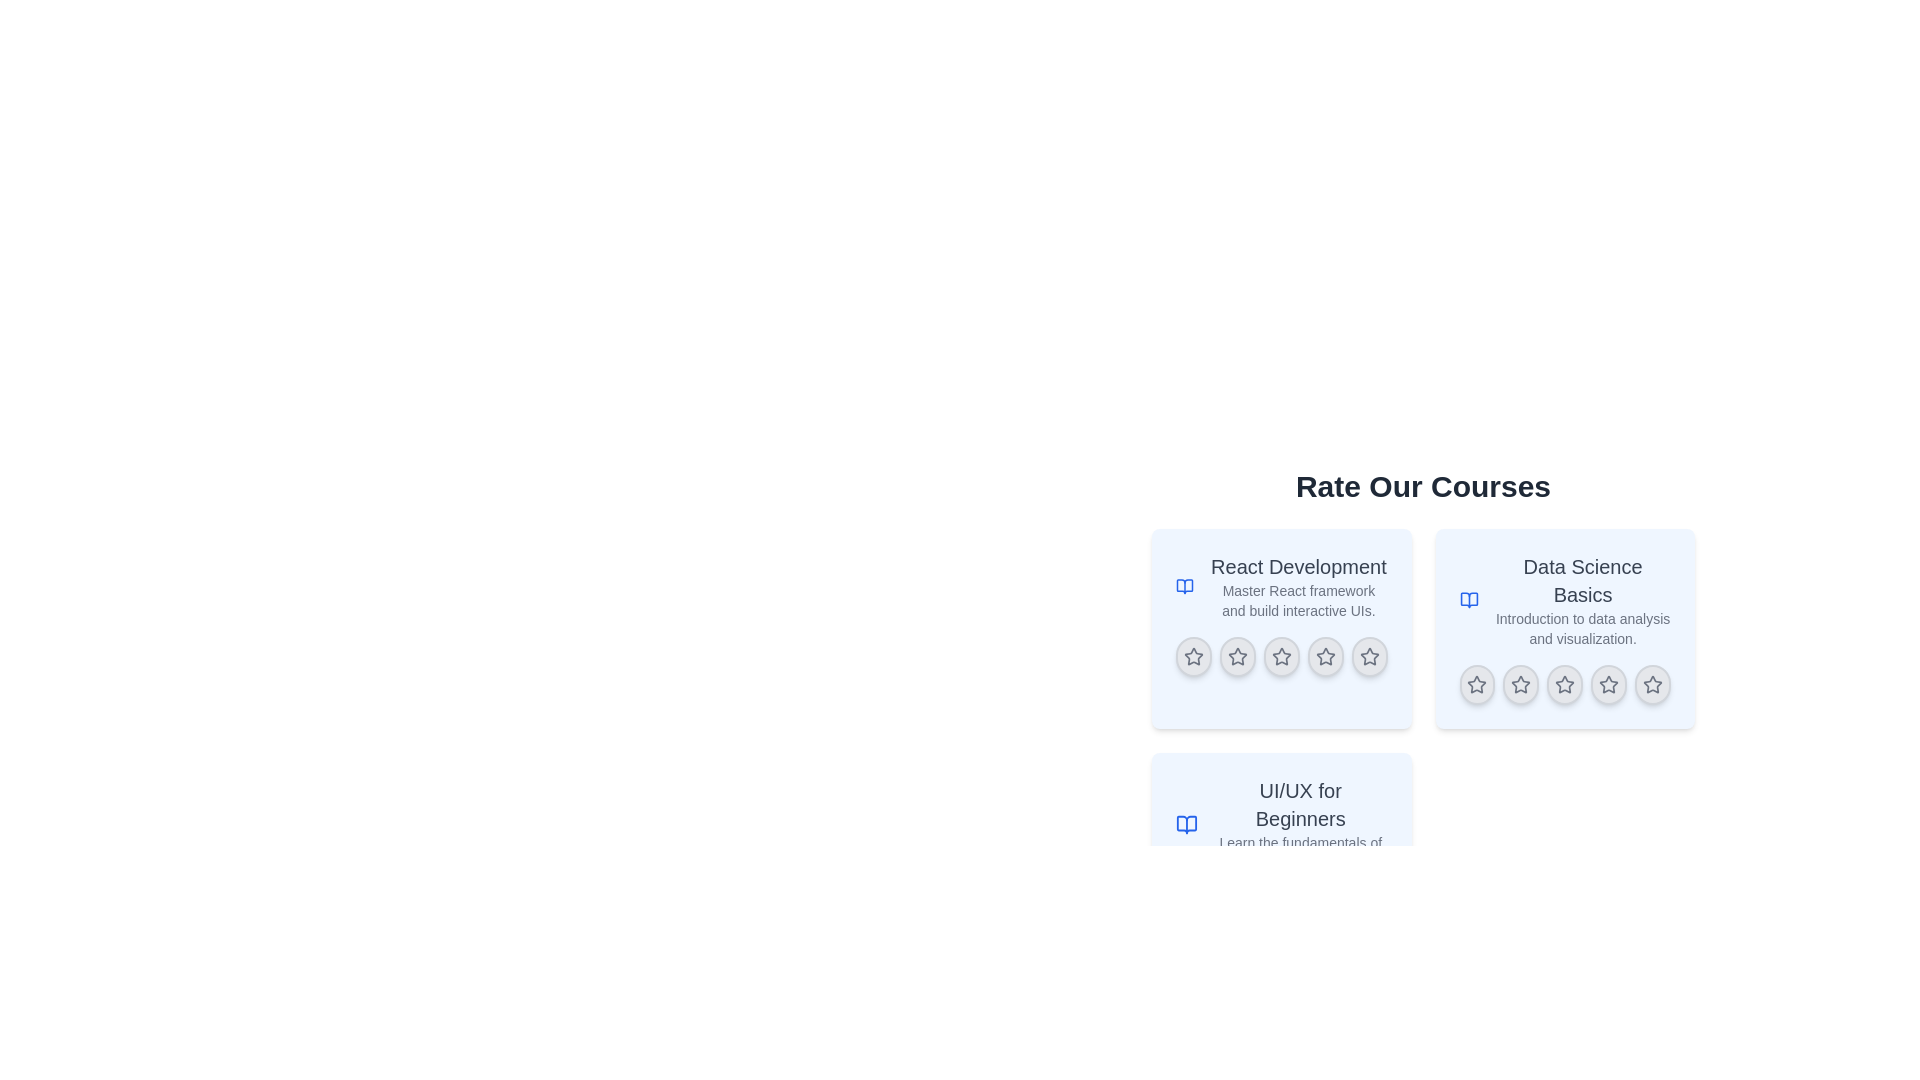 This screenshot has height=1080, width=1920. What do you see at coordinates (1582, 600) in the screenshot?
I see `the text content element containing 'Data Science Basics' and 'Introduction to data analysis and visualization' located in the center-right section of the layout, within the second card of the 'Rate Our Courses' set` at bounding box center [1582, 600].